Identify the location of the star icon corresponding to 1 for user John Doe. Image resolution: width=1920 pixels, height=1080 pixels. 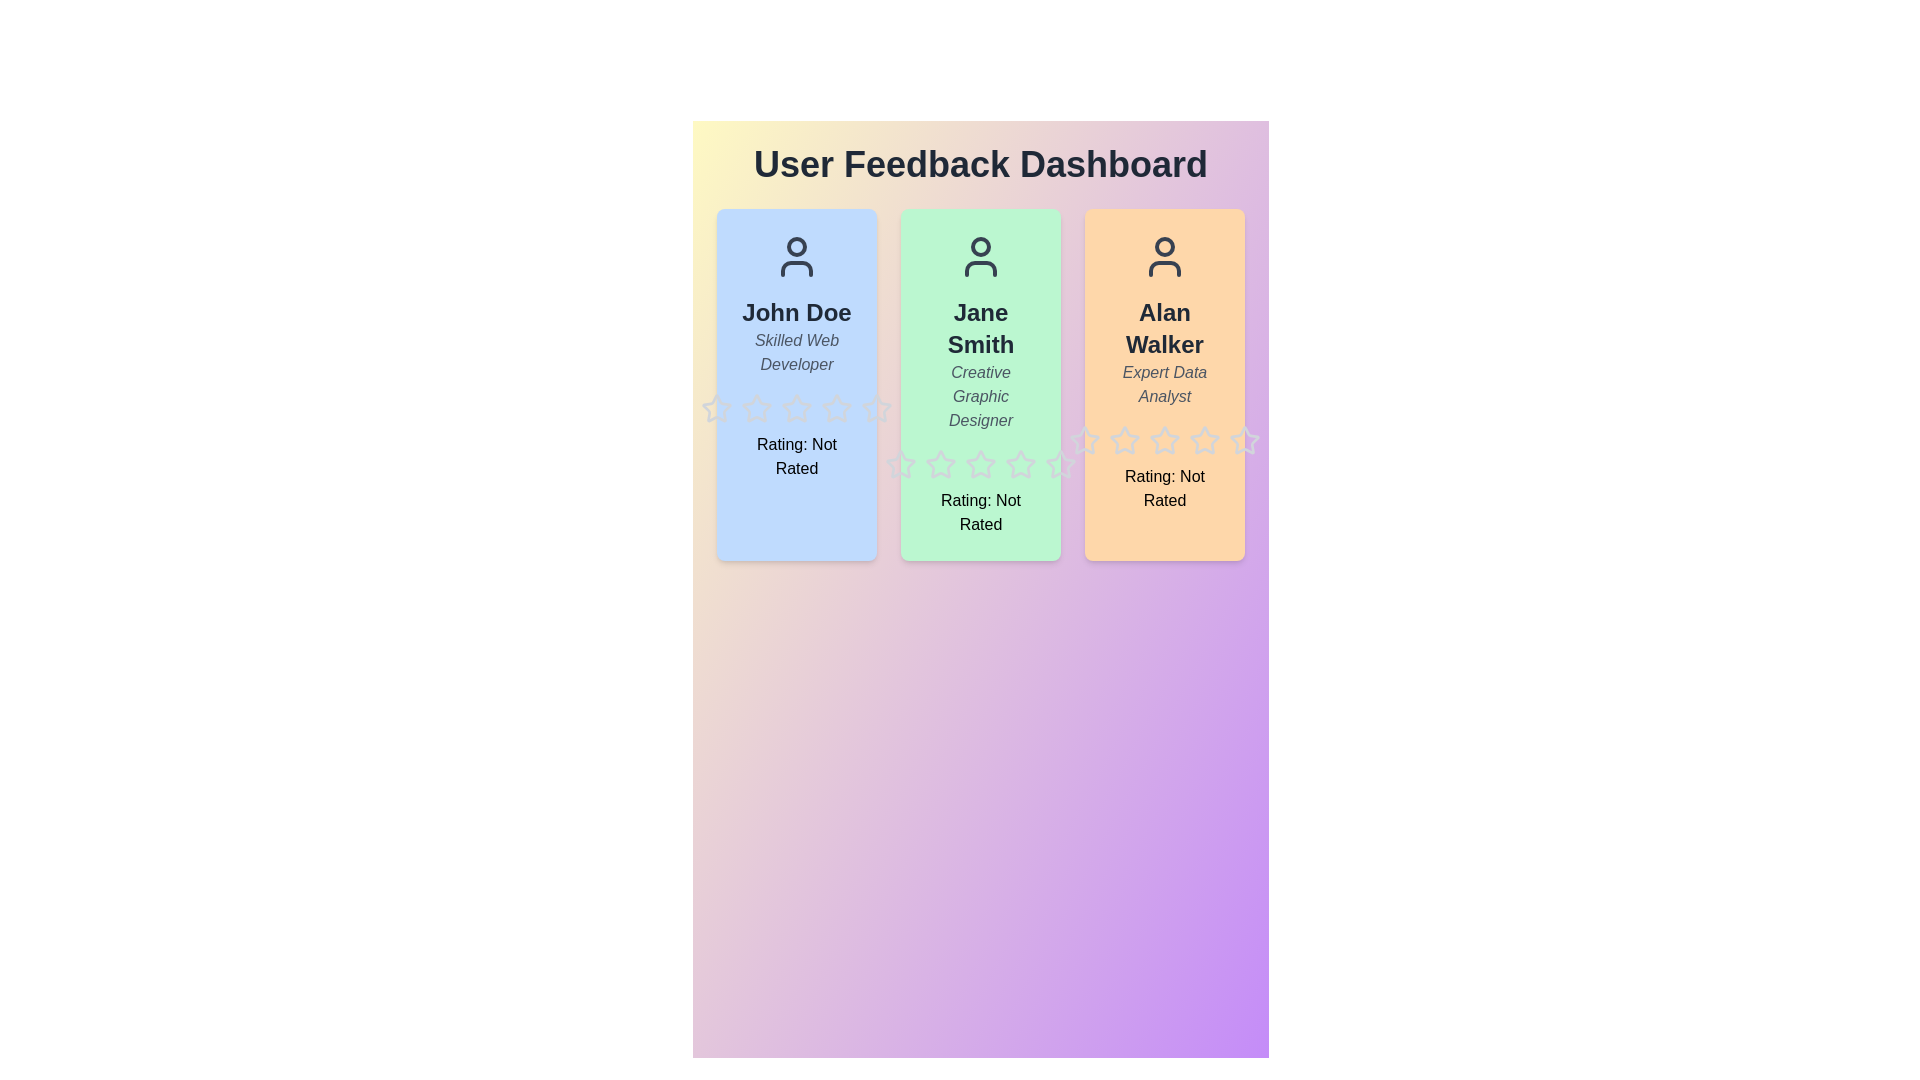
(700, 393).